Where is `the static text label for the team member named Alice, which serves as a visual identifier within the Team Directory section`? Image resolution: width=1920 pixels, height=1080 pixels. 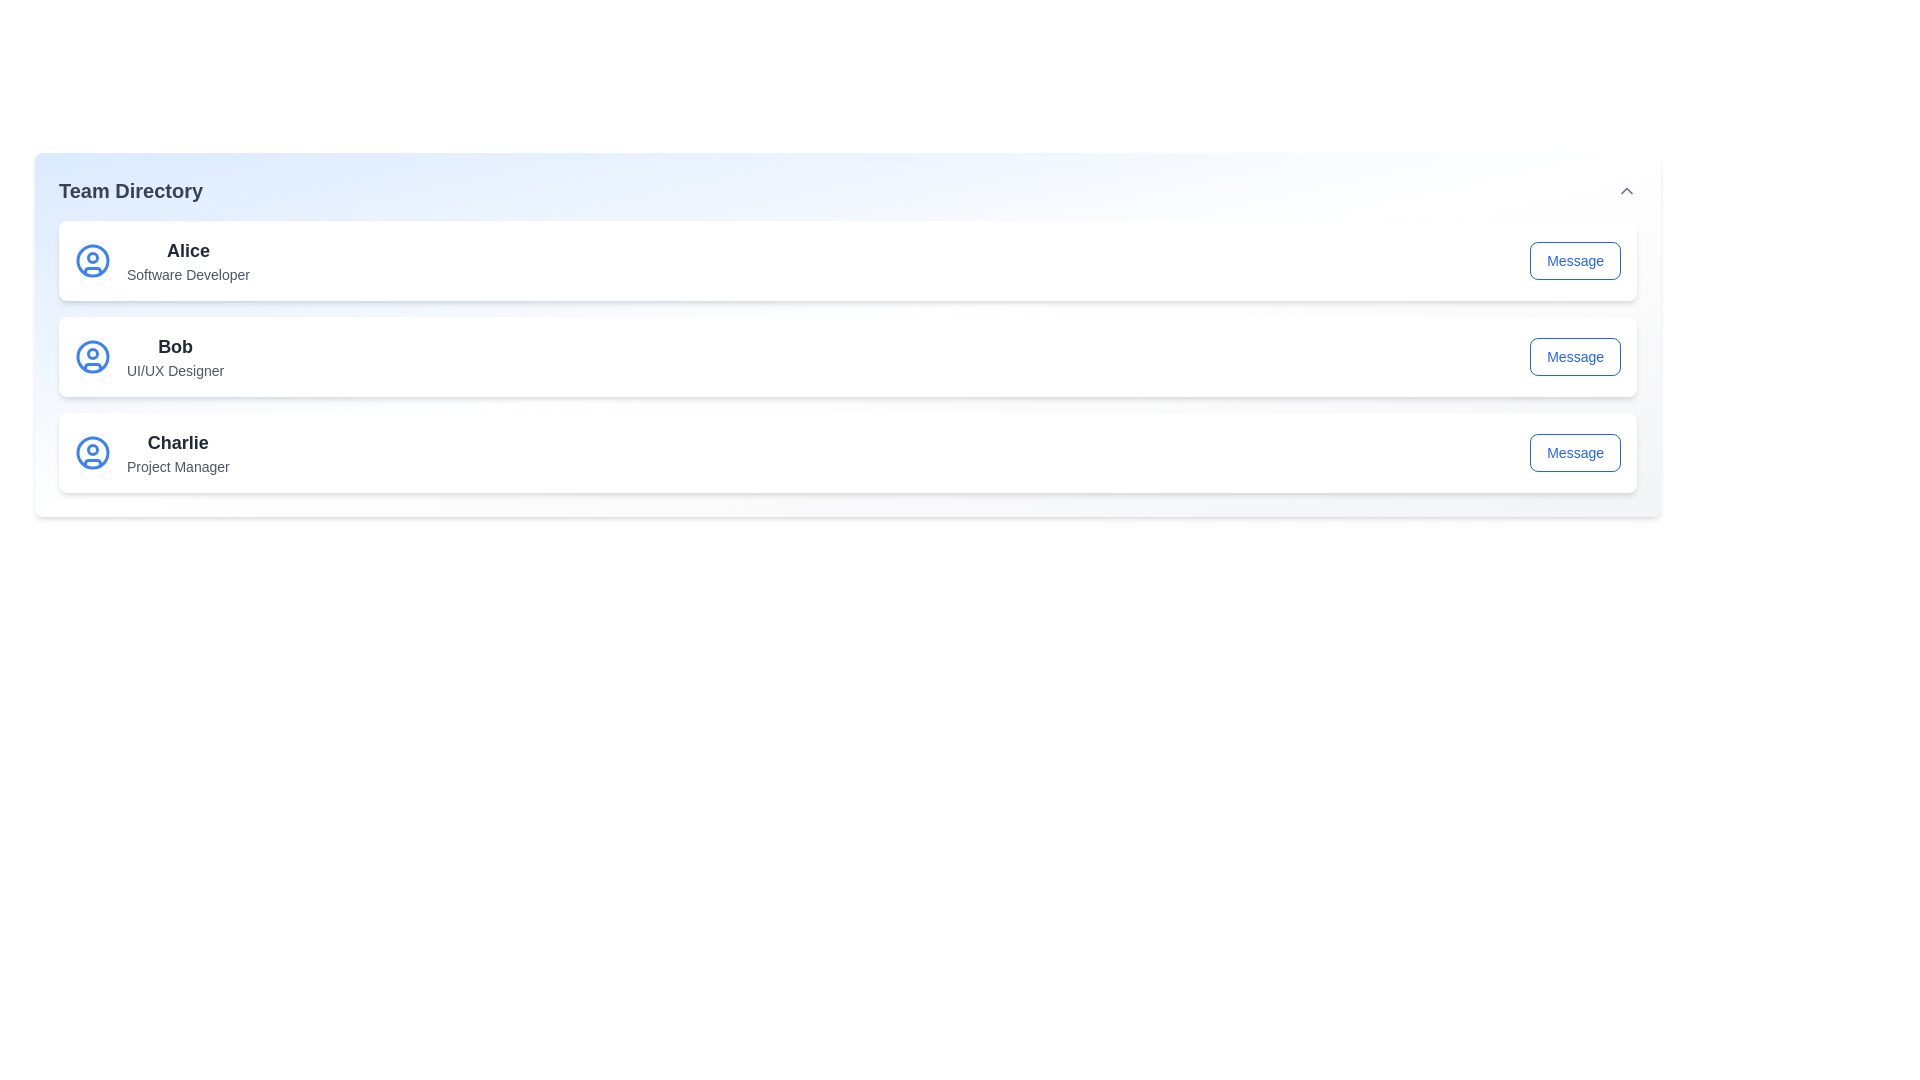 the static text label for the team member named Alice, which serves as a visual identifier within the Team Directory section is located at coordinates (188, 249).